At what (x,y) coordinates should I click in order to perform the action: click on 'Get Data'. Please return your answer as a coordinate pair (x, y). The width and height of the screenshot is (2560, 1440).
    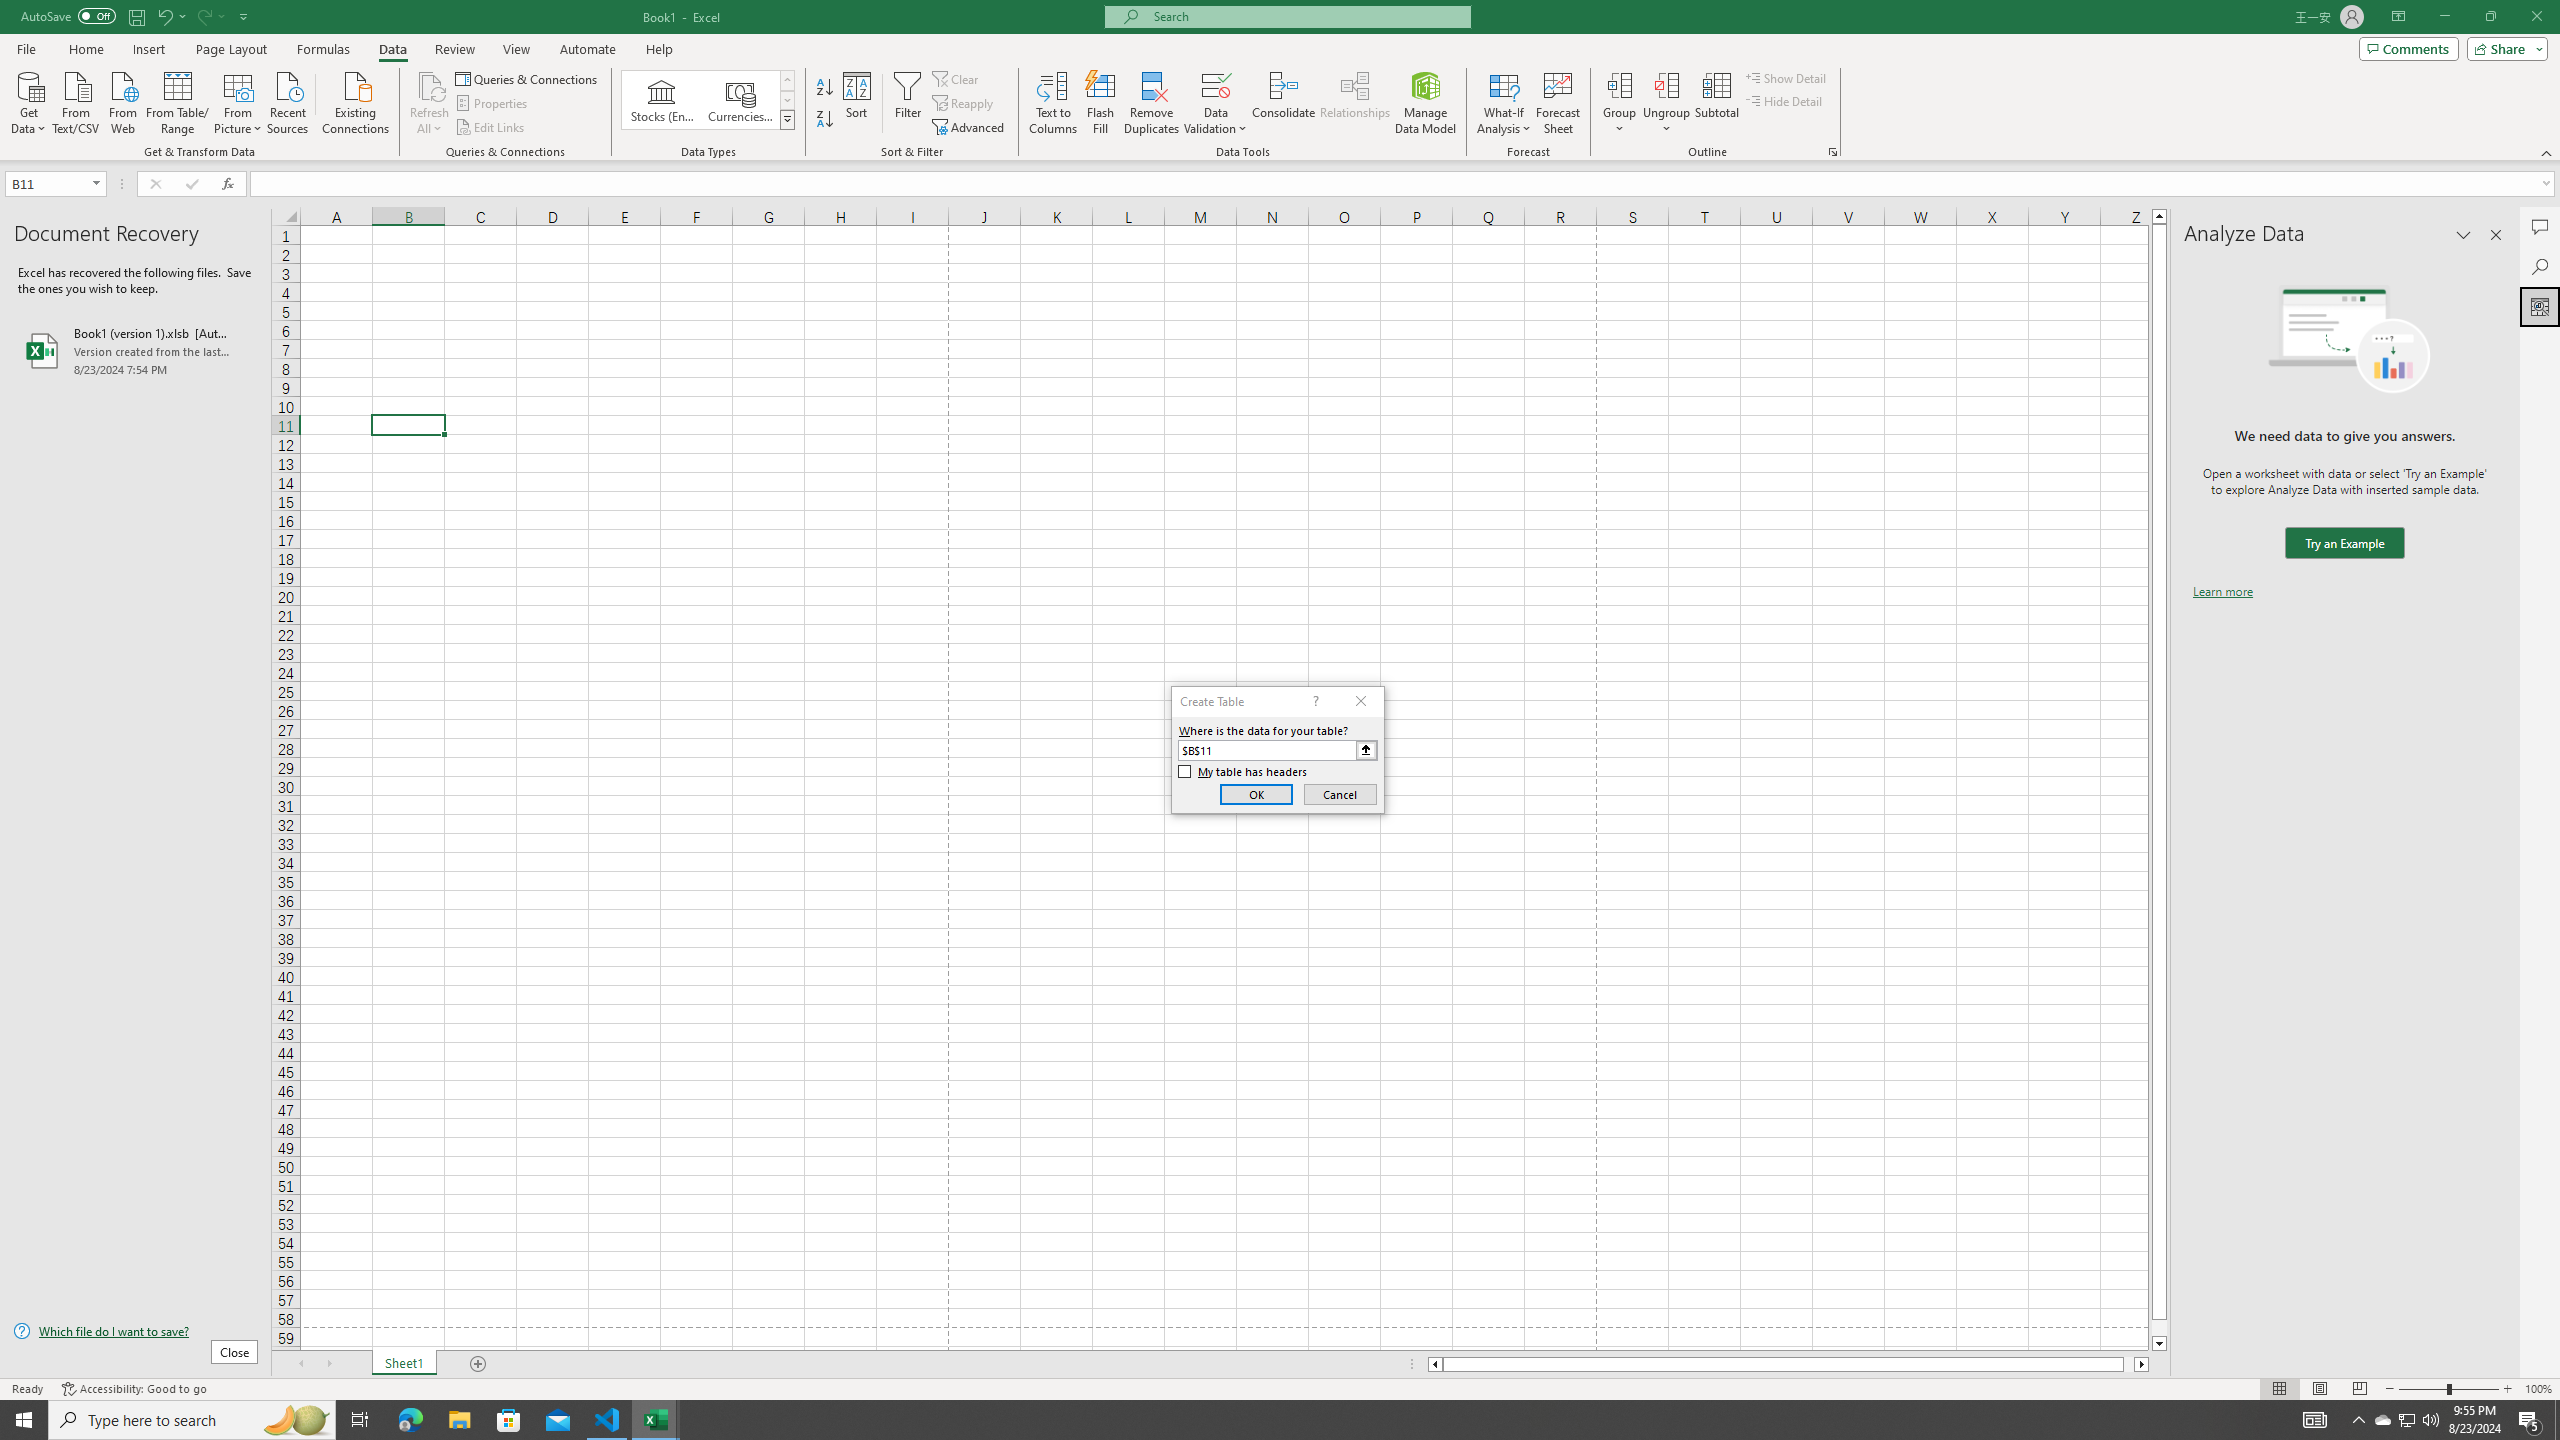
    Looking at the image, I should click on (28, 100).